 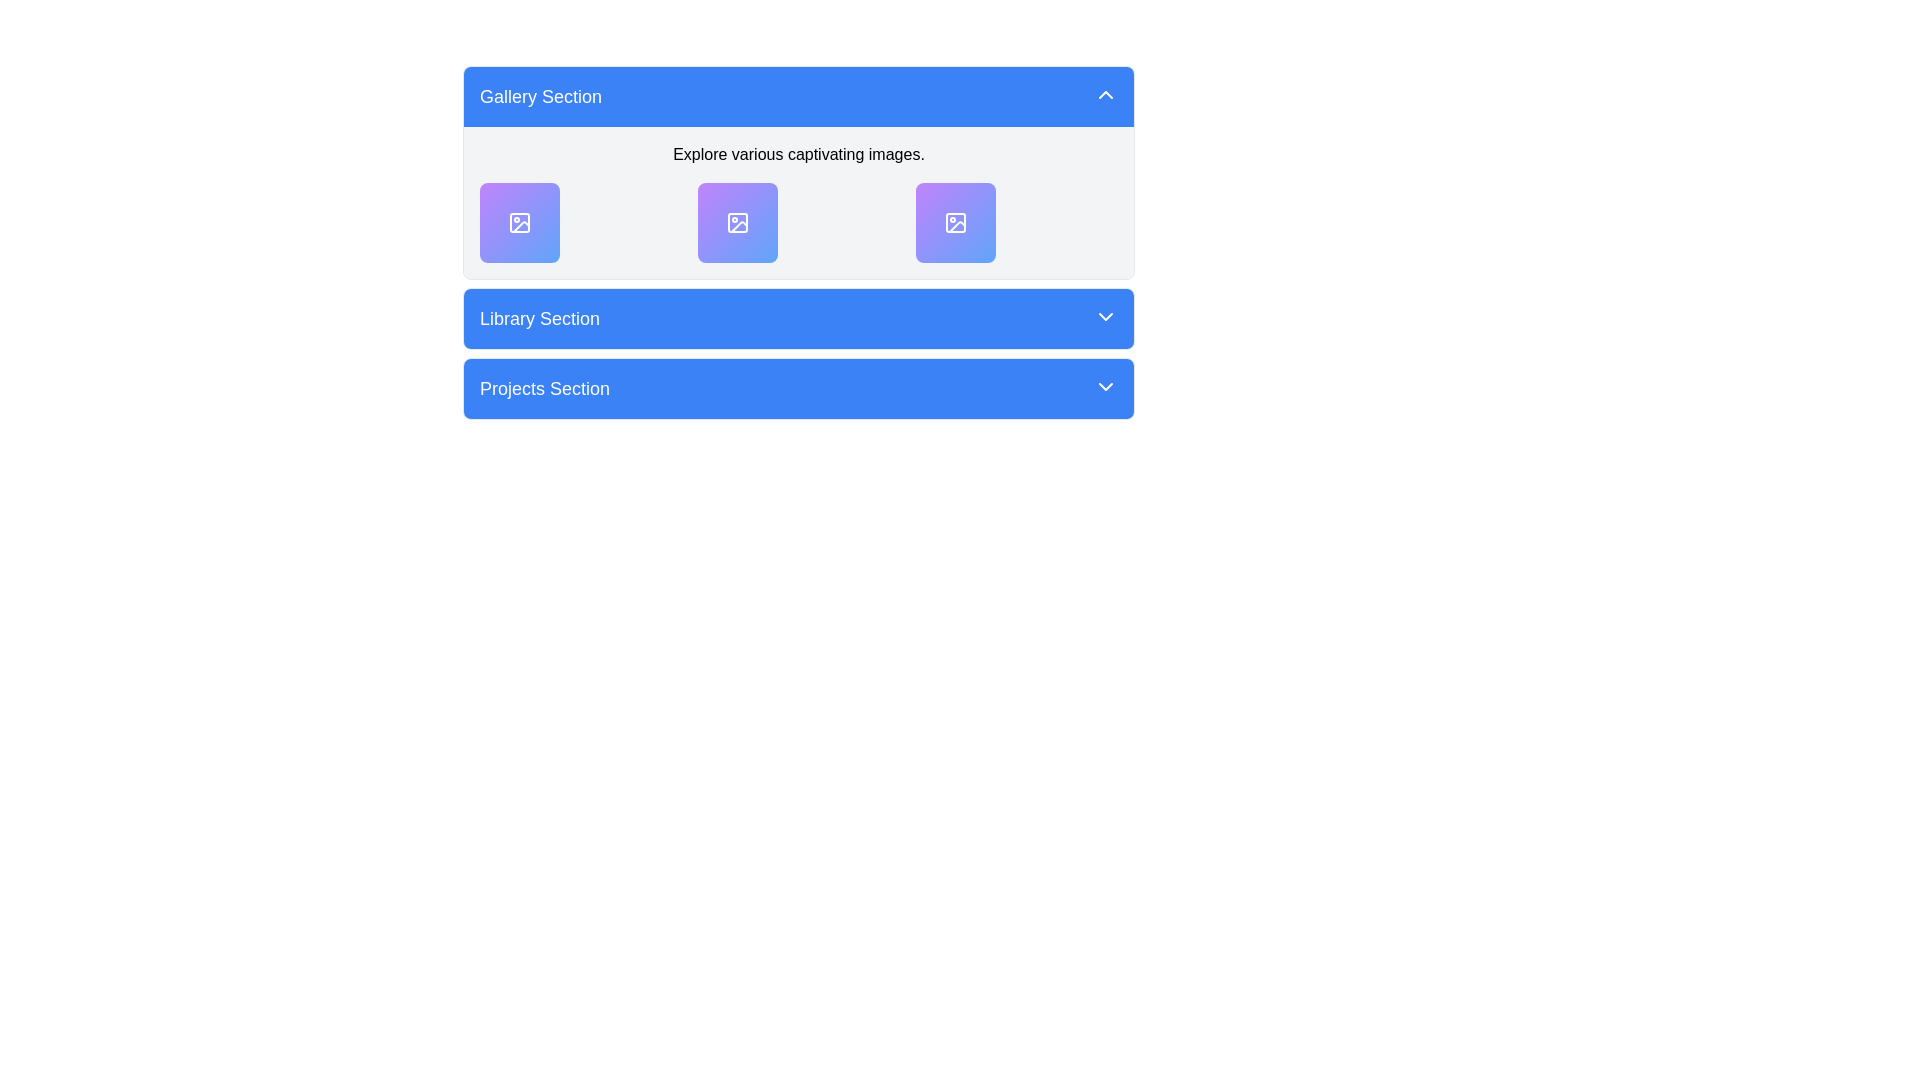 I want to click on the image or gallery icon located in the Gallery Section to interact with the gallery, so click(x=519, y=223).